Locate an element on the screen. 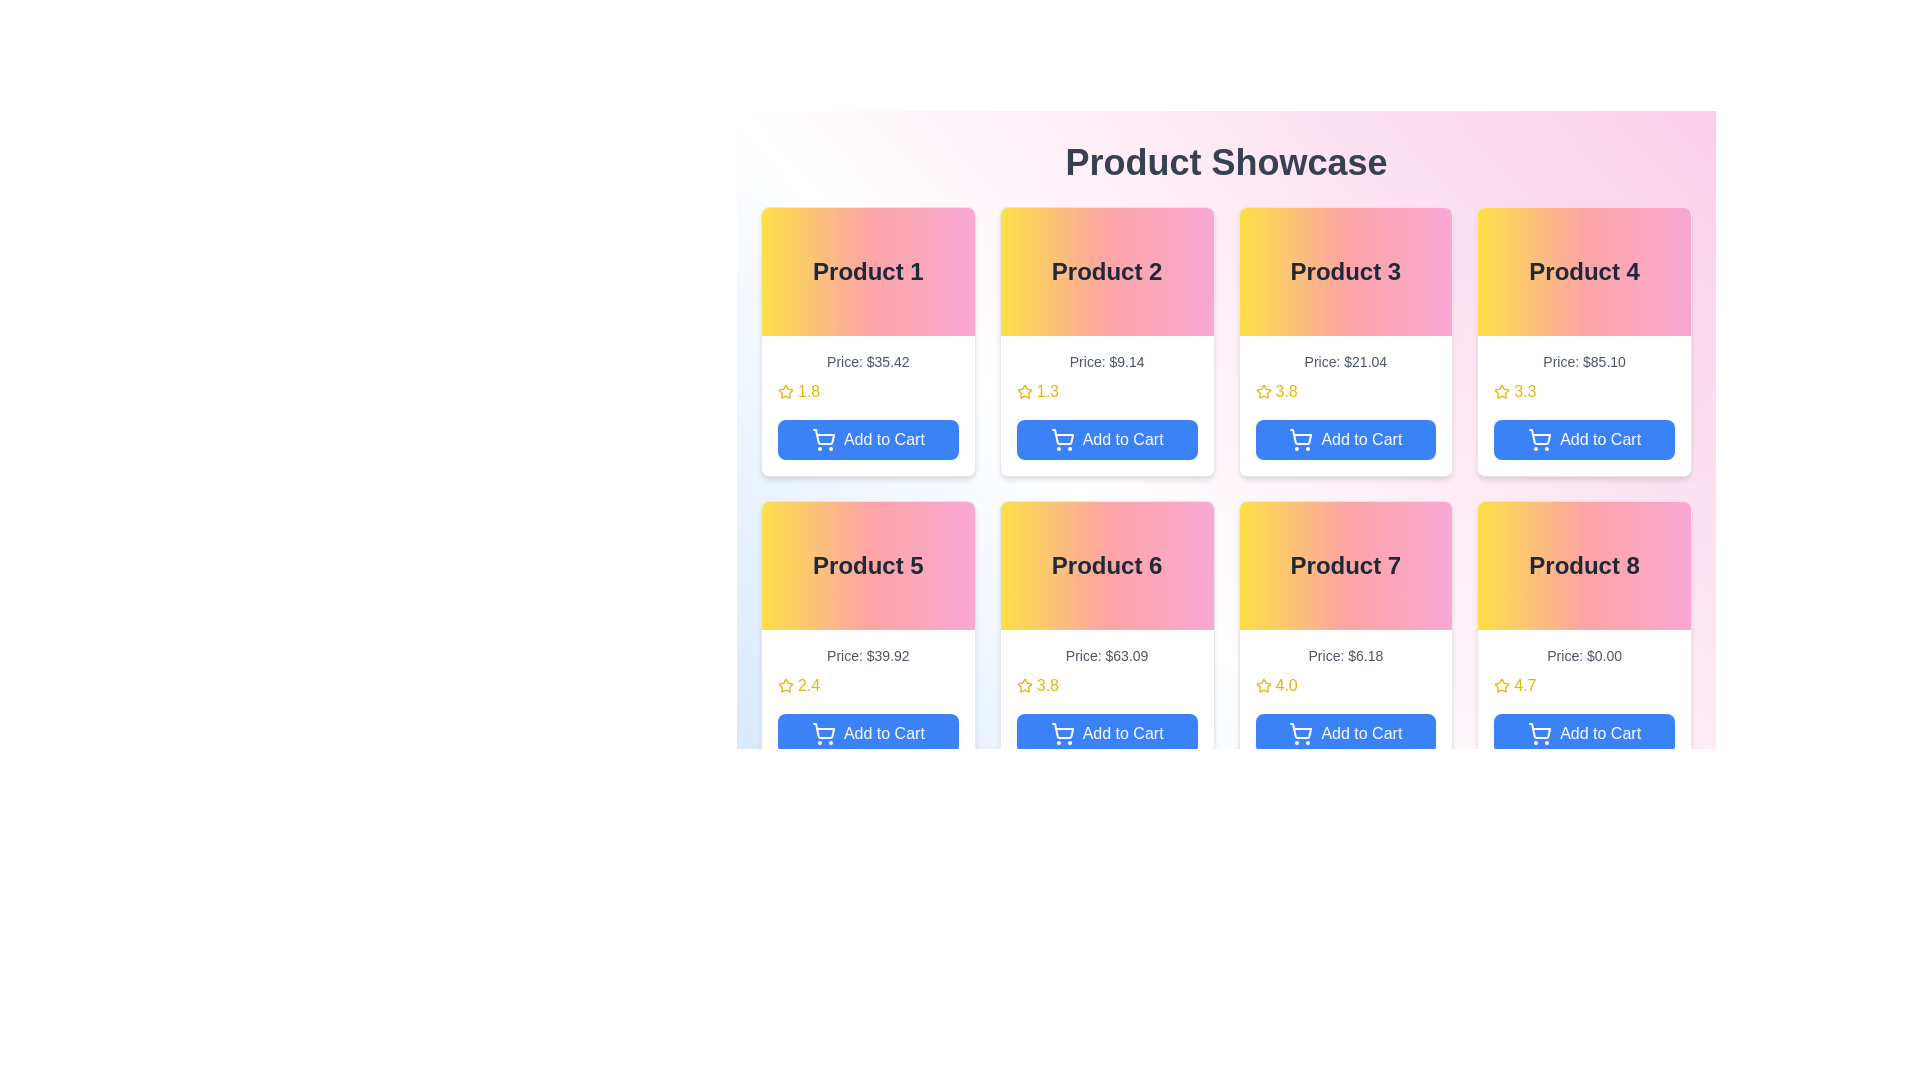  the sixth product card in the product showcase is located at coordinates (1106, 636).